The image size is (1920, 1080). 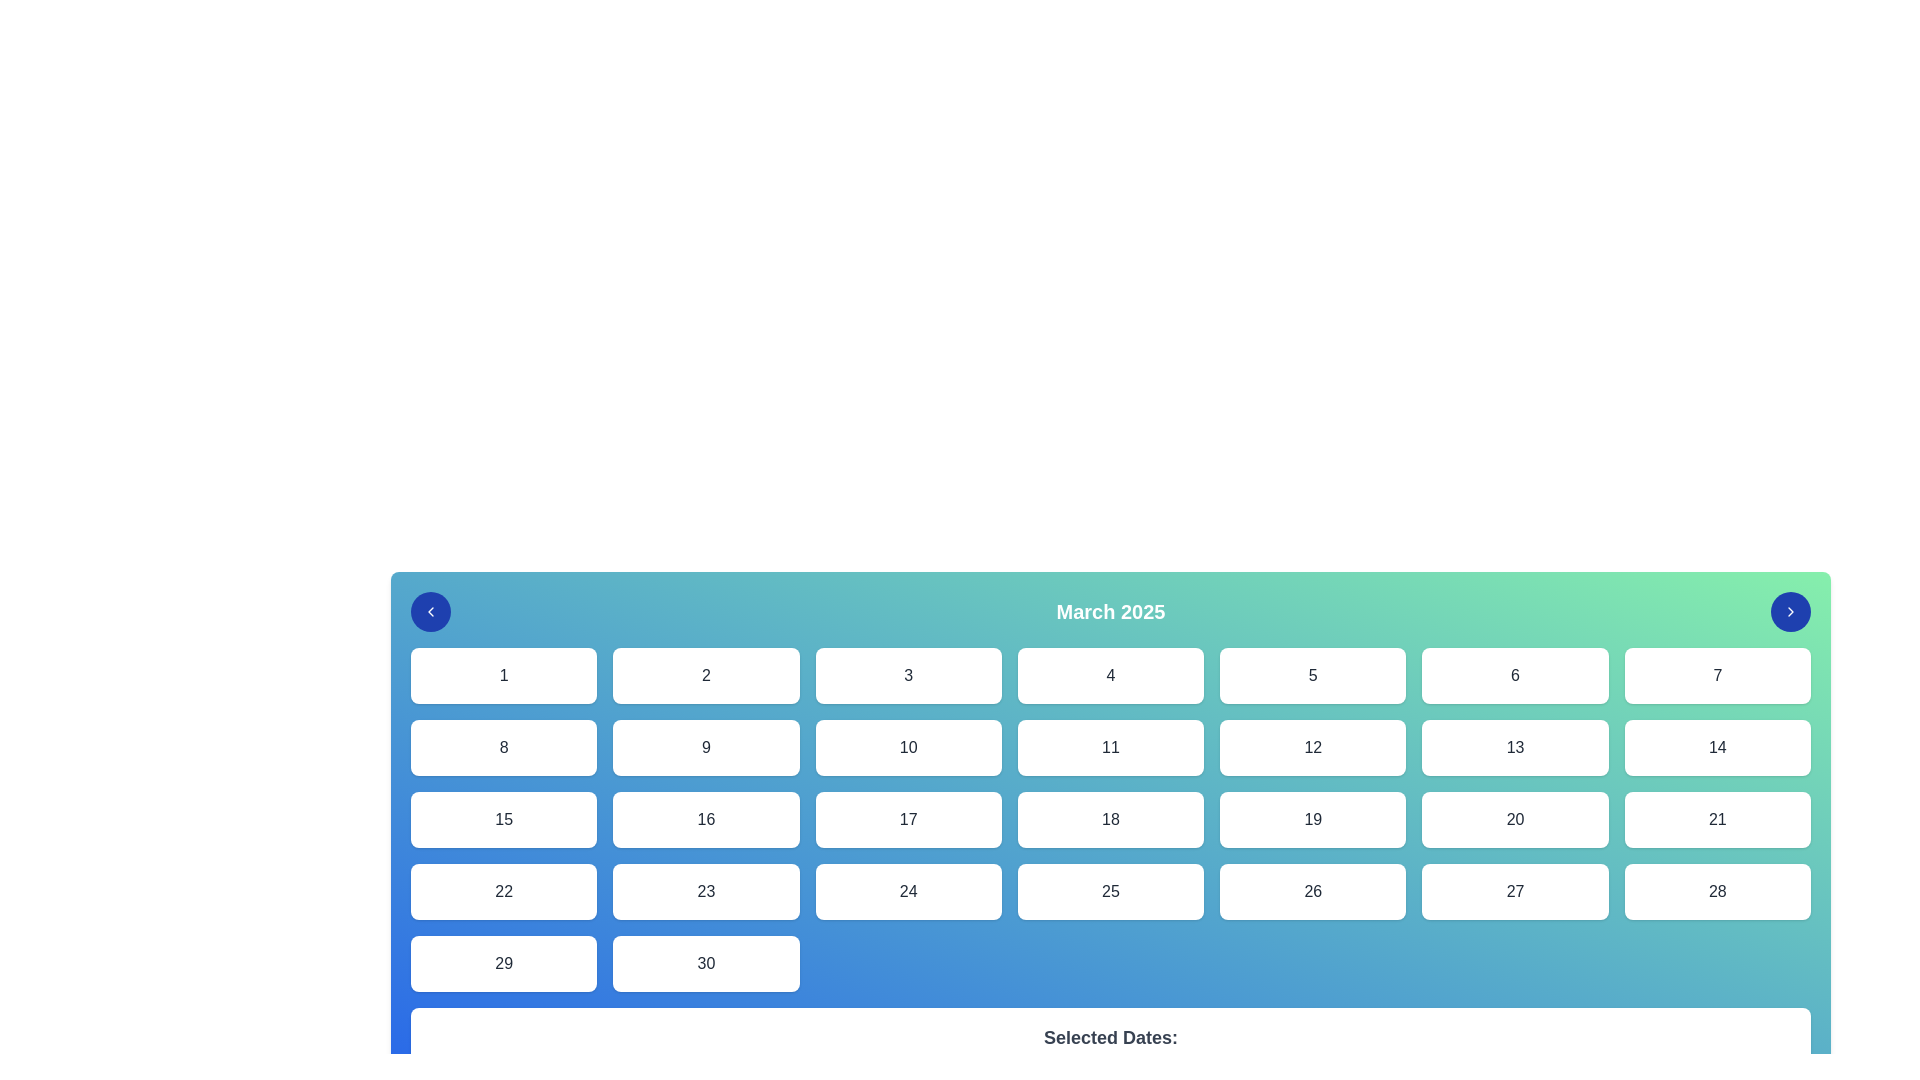 I want to click on the selectable calendar date box displaying '18', so click(x=1109, y=820).